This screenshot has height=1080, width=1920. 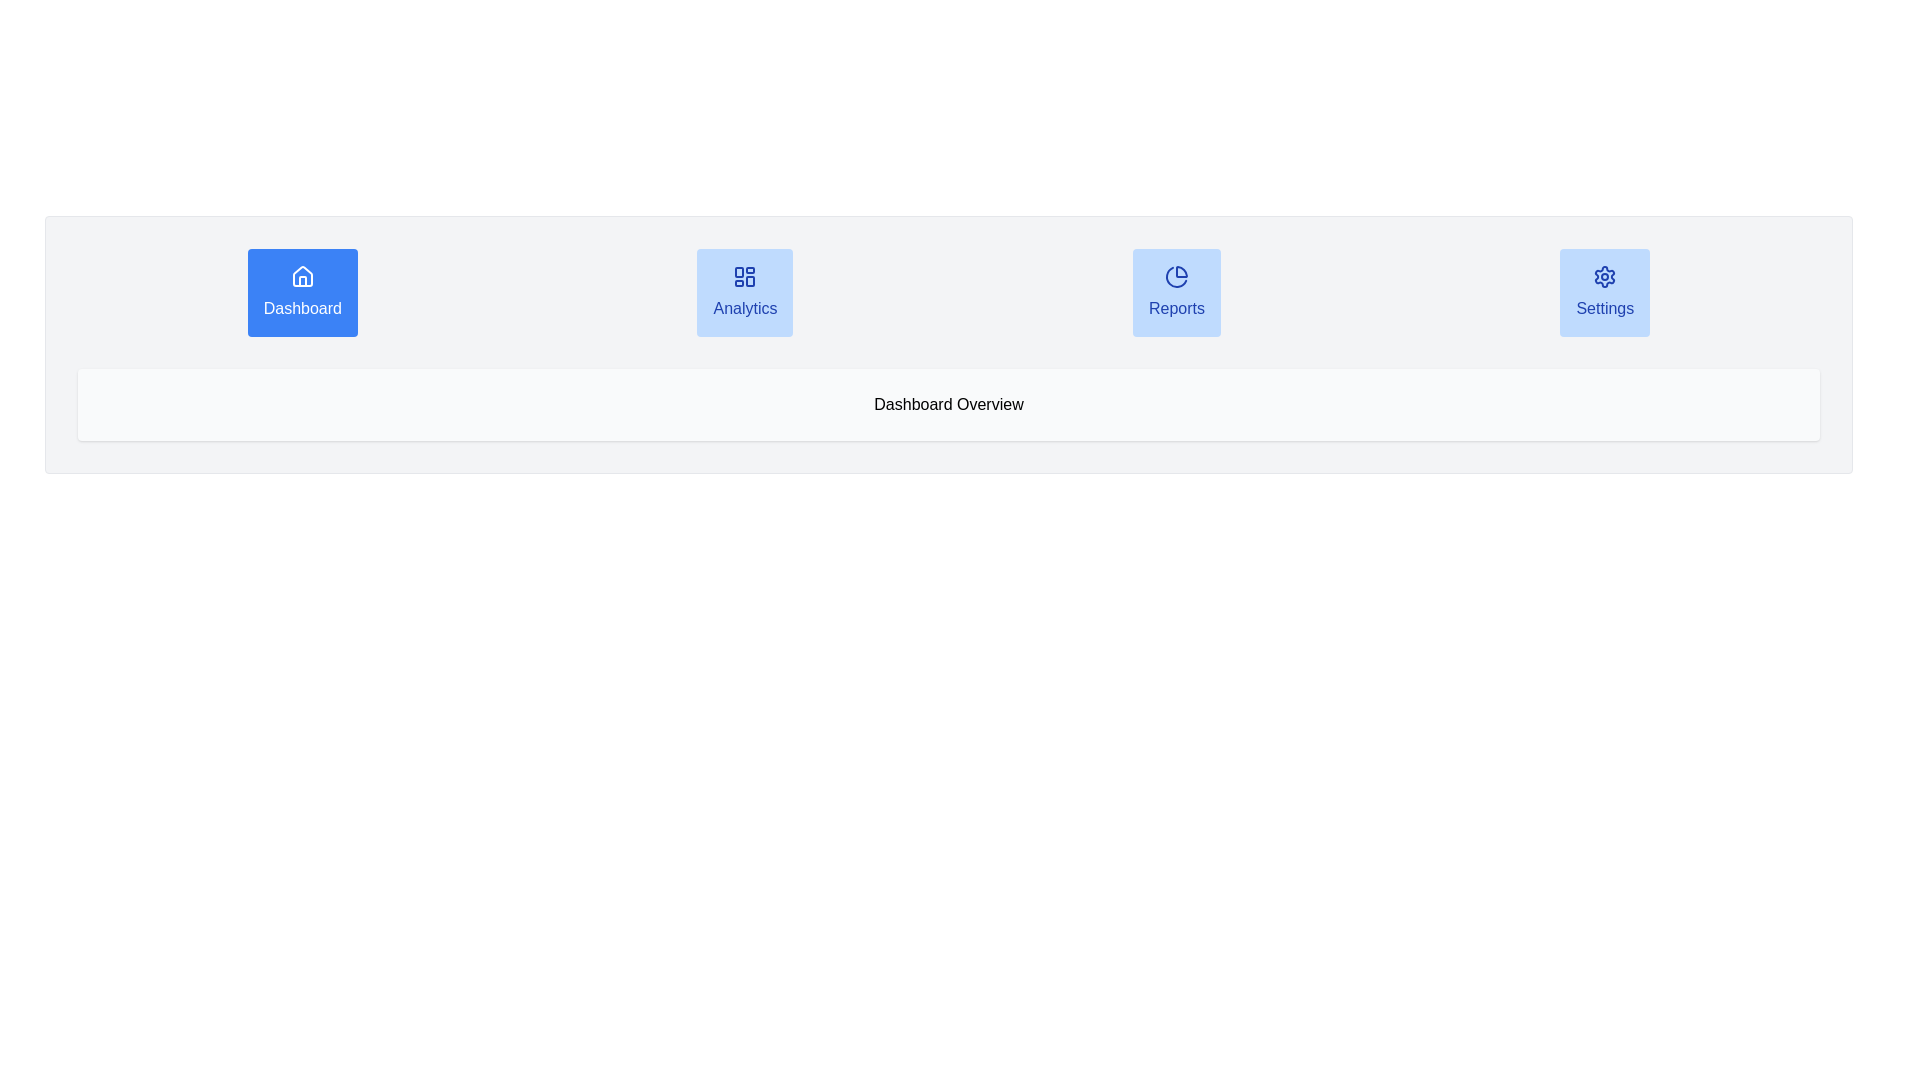 I want to click on keyboard navigation, so click(x=744, y=293).